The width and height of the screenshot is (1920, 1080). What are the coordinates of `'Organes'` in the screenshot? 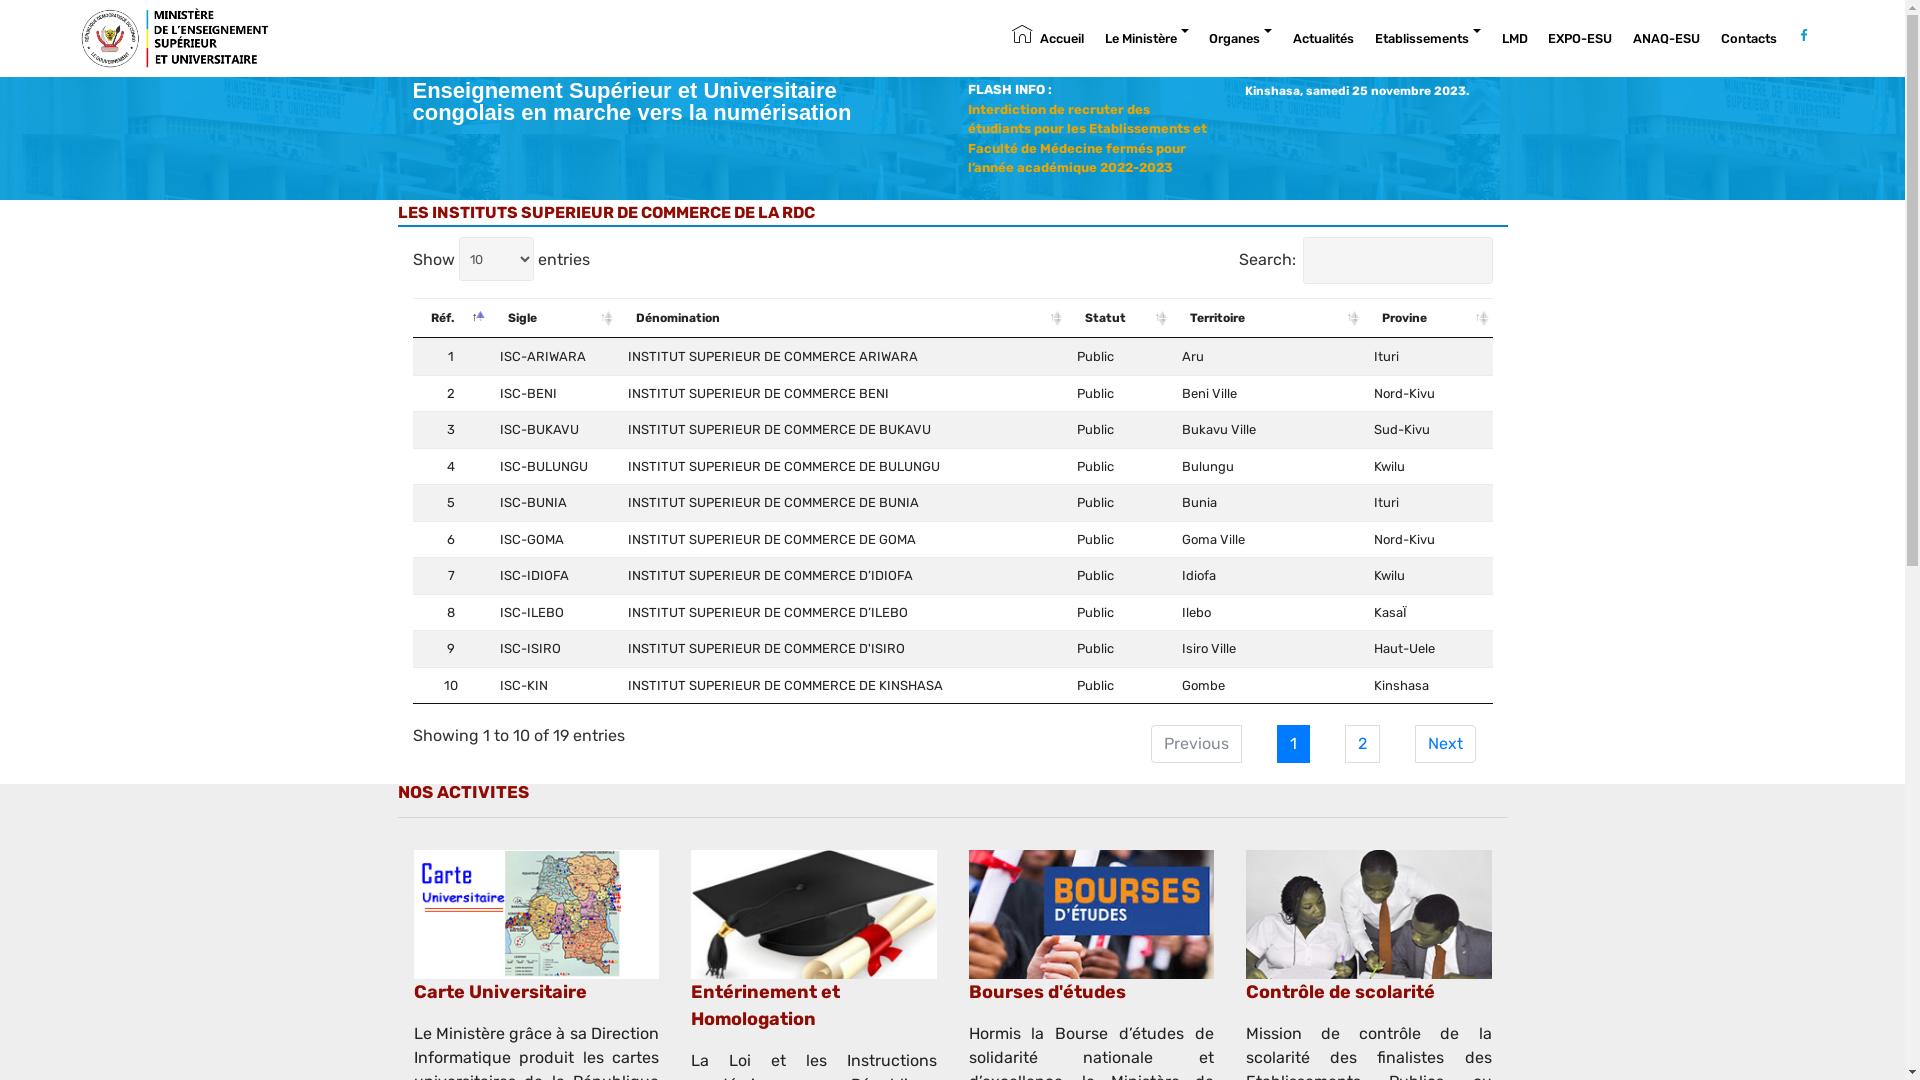 It's located at (1239, 38).